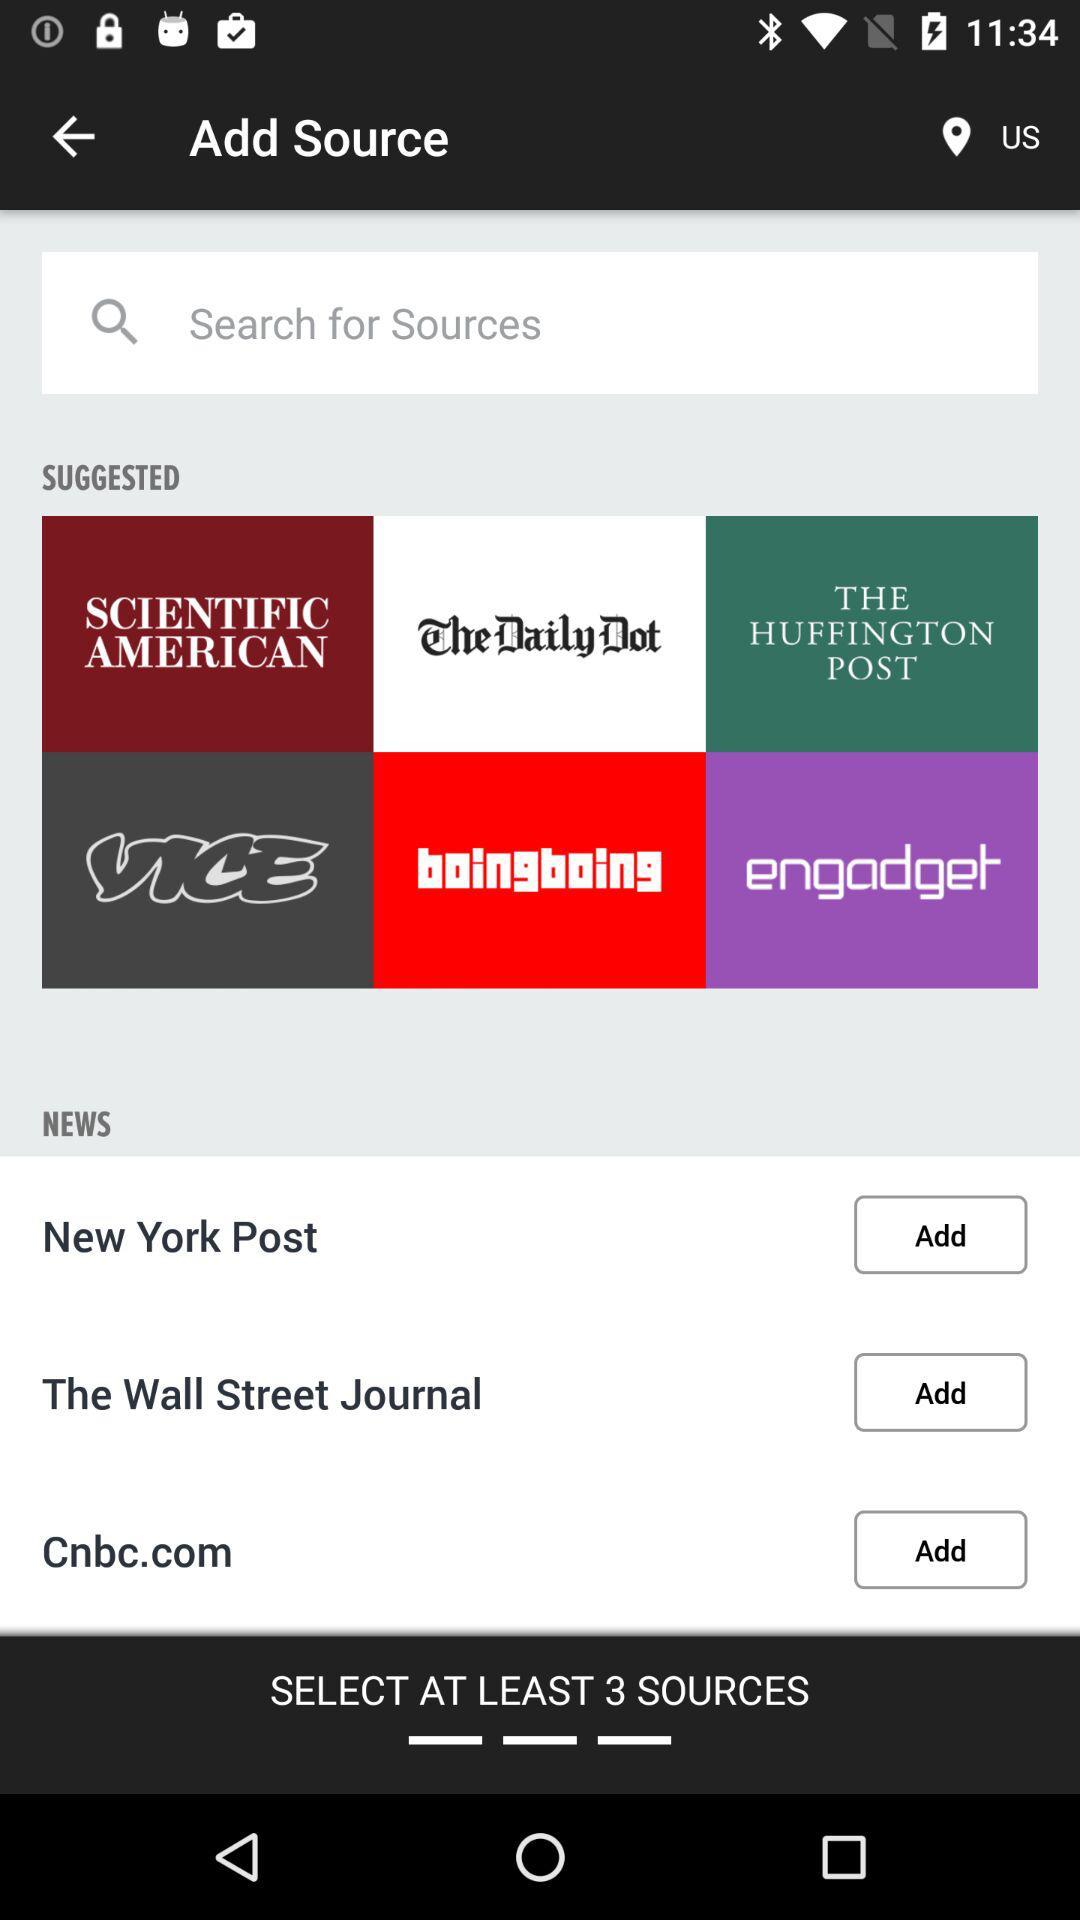 The height and width of the screenshot is (1920, 1080). What do you see at coordinates (72, 135) in the screenshot?
I see `the icon next to the add source item` at bounding box center [72, 135].